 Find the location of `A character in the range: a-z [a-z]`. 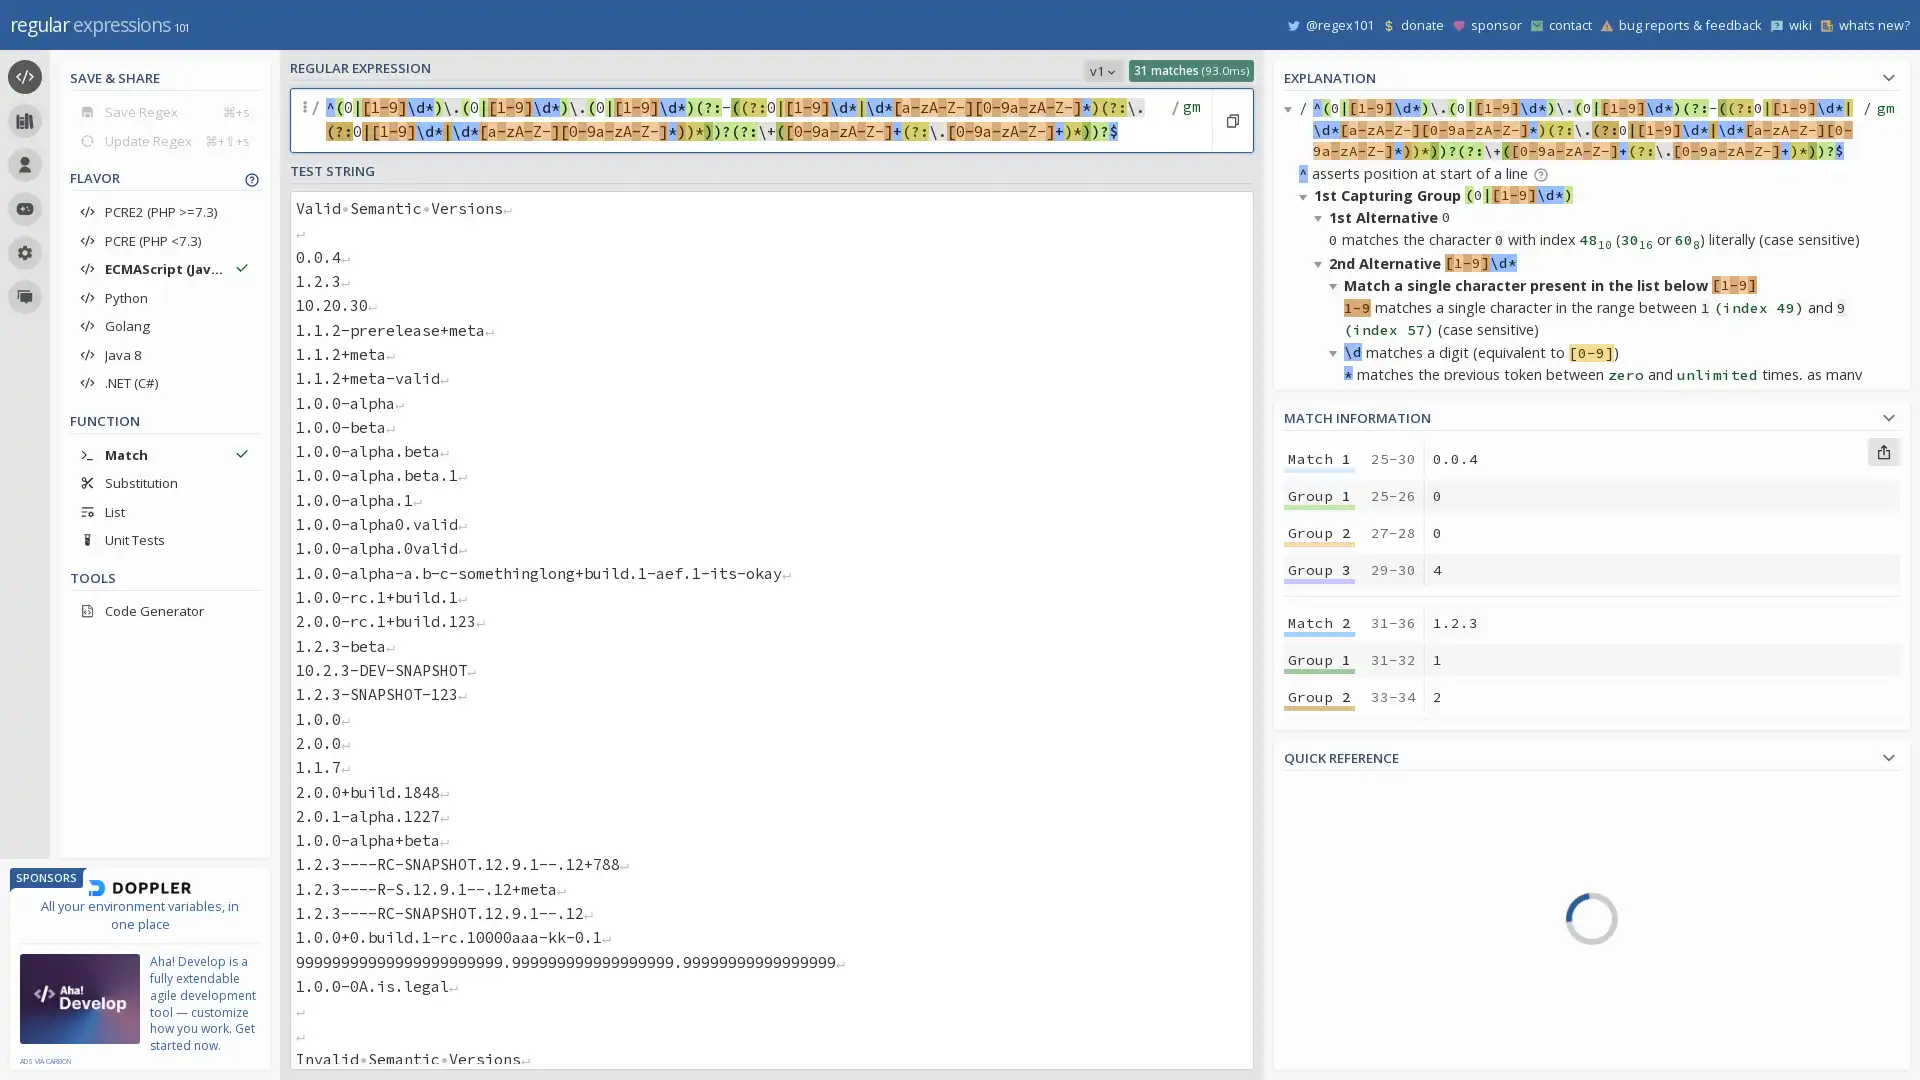

A character in the range: a-z [a-z] is located at coordinates (1691, 848).